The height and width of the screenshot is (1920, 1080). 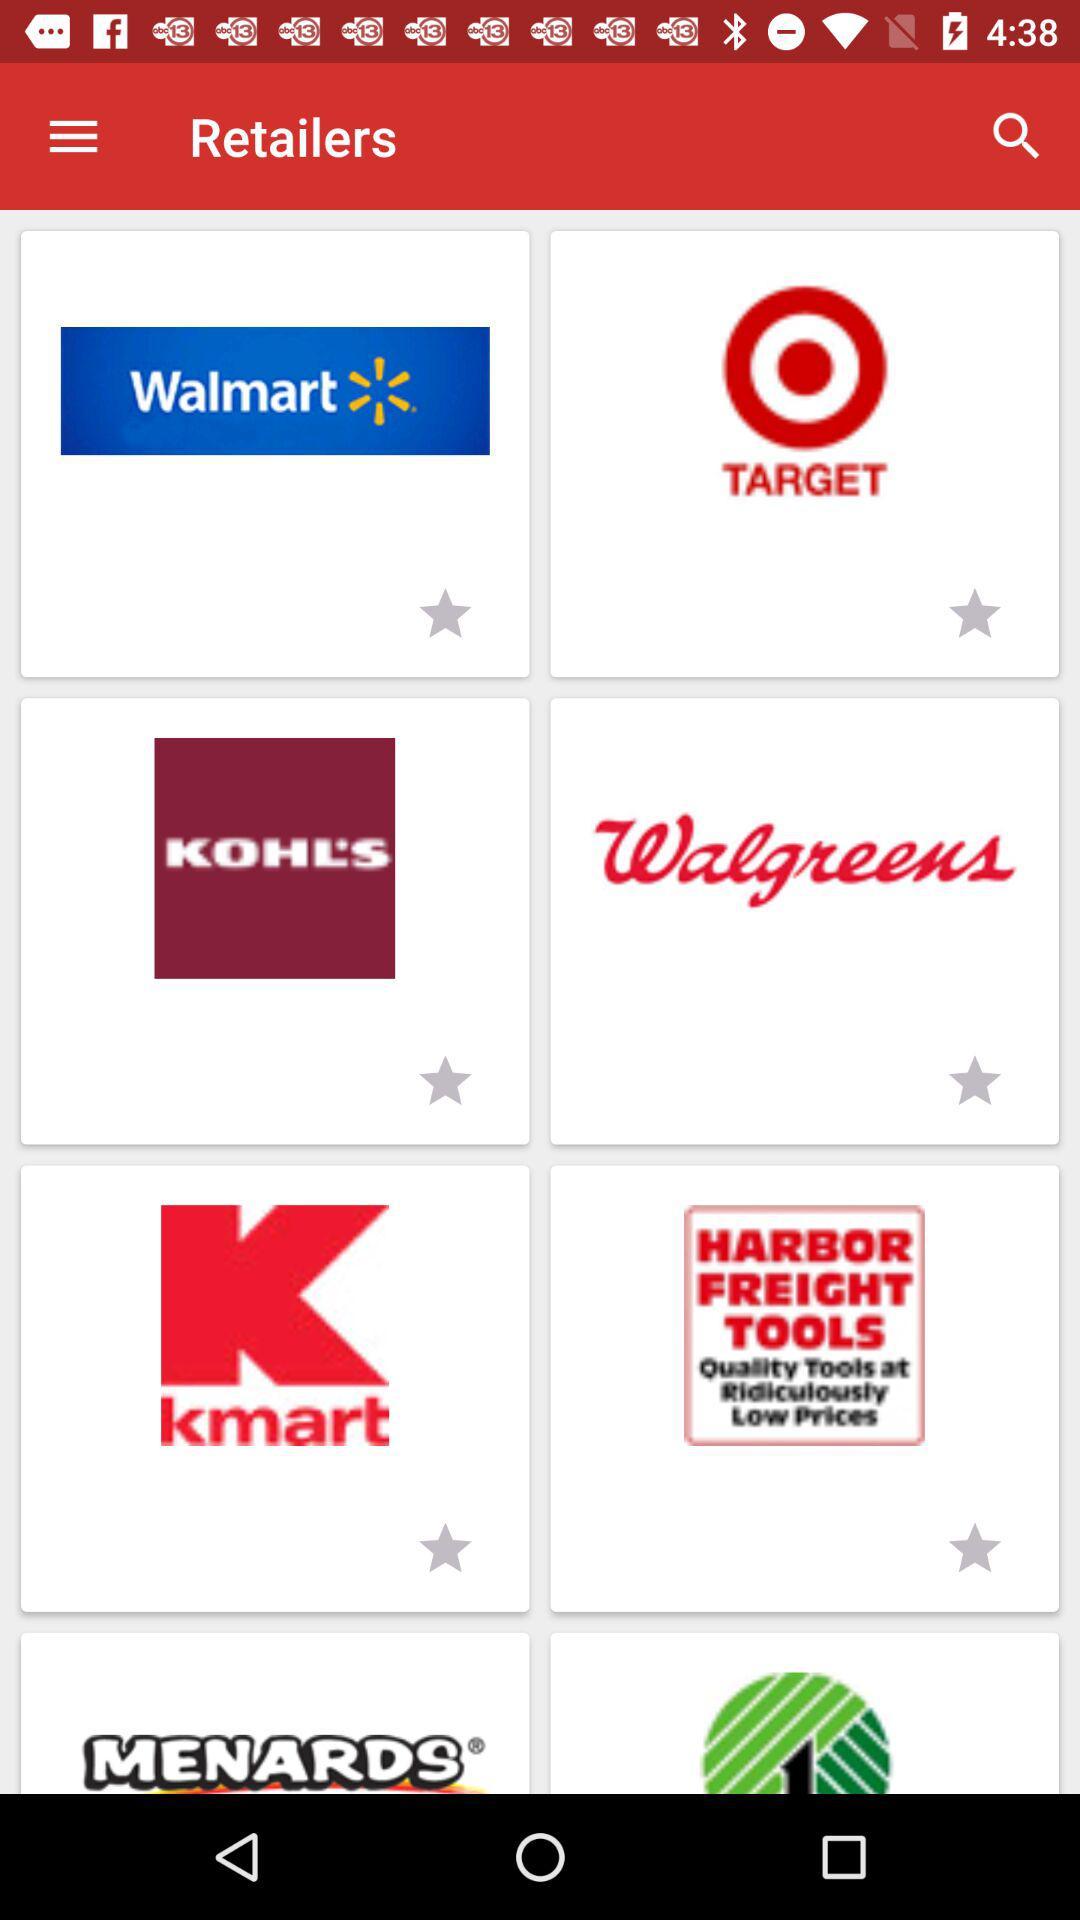 I want to click on logo kohls, so click(x=275, y=920).